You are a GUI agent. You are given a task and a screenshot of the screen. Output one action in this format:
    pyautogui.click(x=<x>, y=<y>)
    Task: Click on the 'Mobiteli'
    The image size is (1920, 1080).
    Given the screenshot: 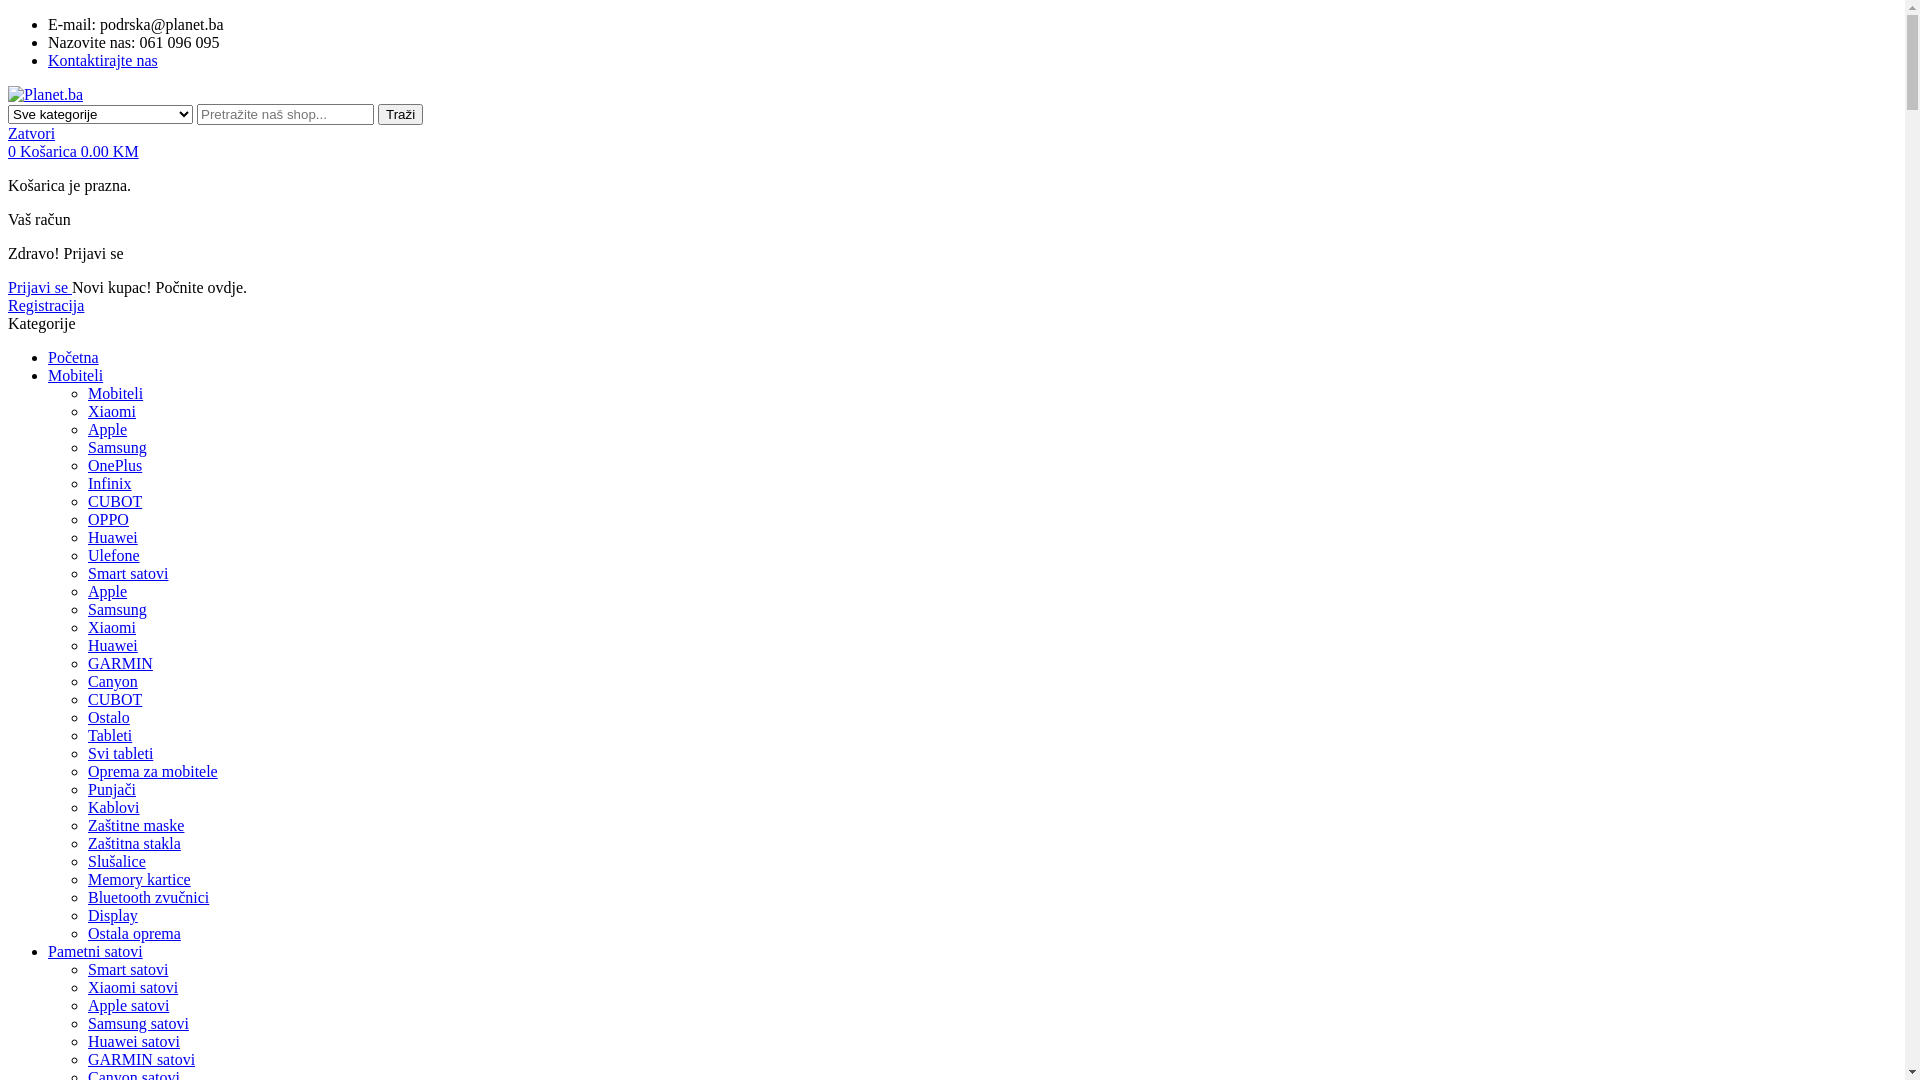 What is the action you would take?
    pyautogui.click(x=75, y=375)
    